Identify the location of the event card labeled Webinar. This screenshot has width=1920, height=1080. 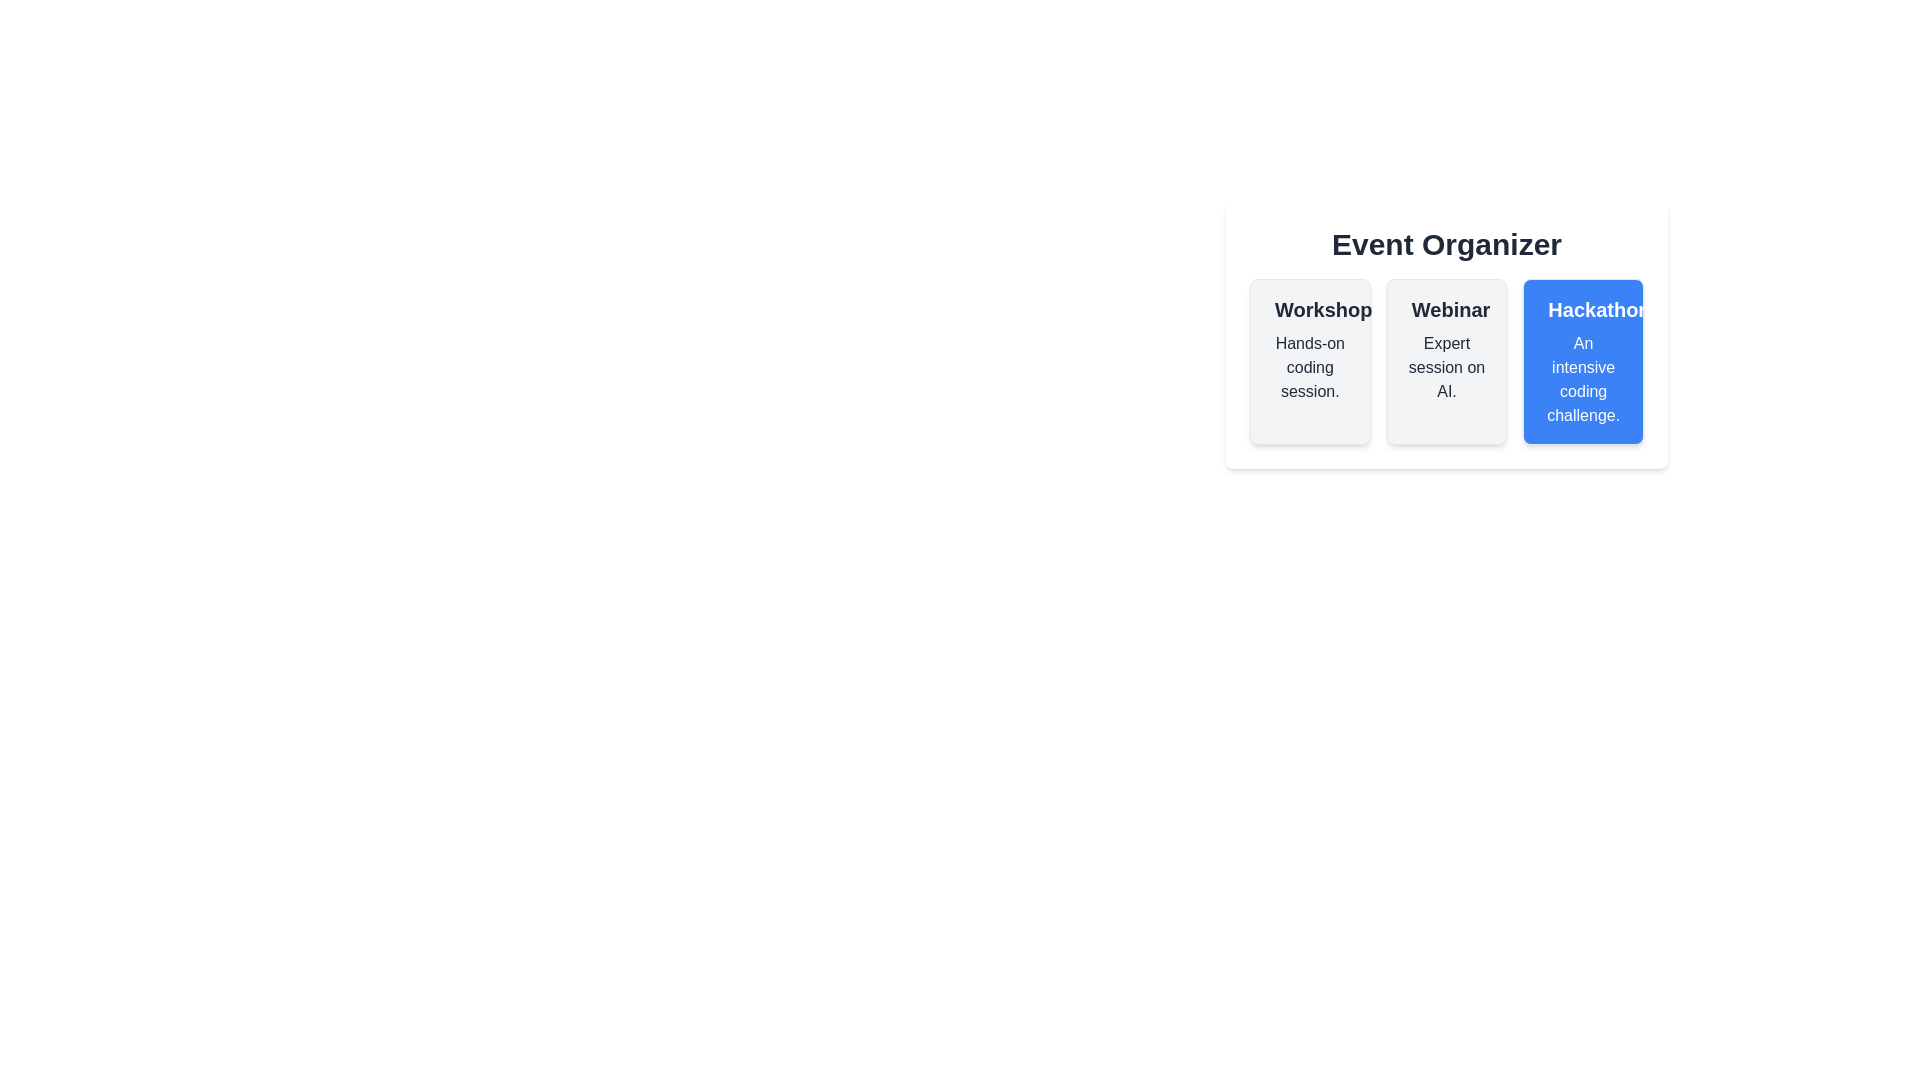
(1446, 362).